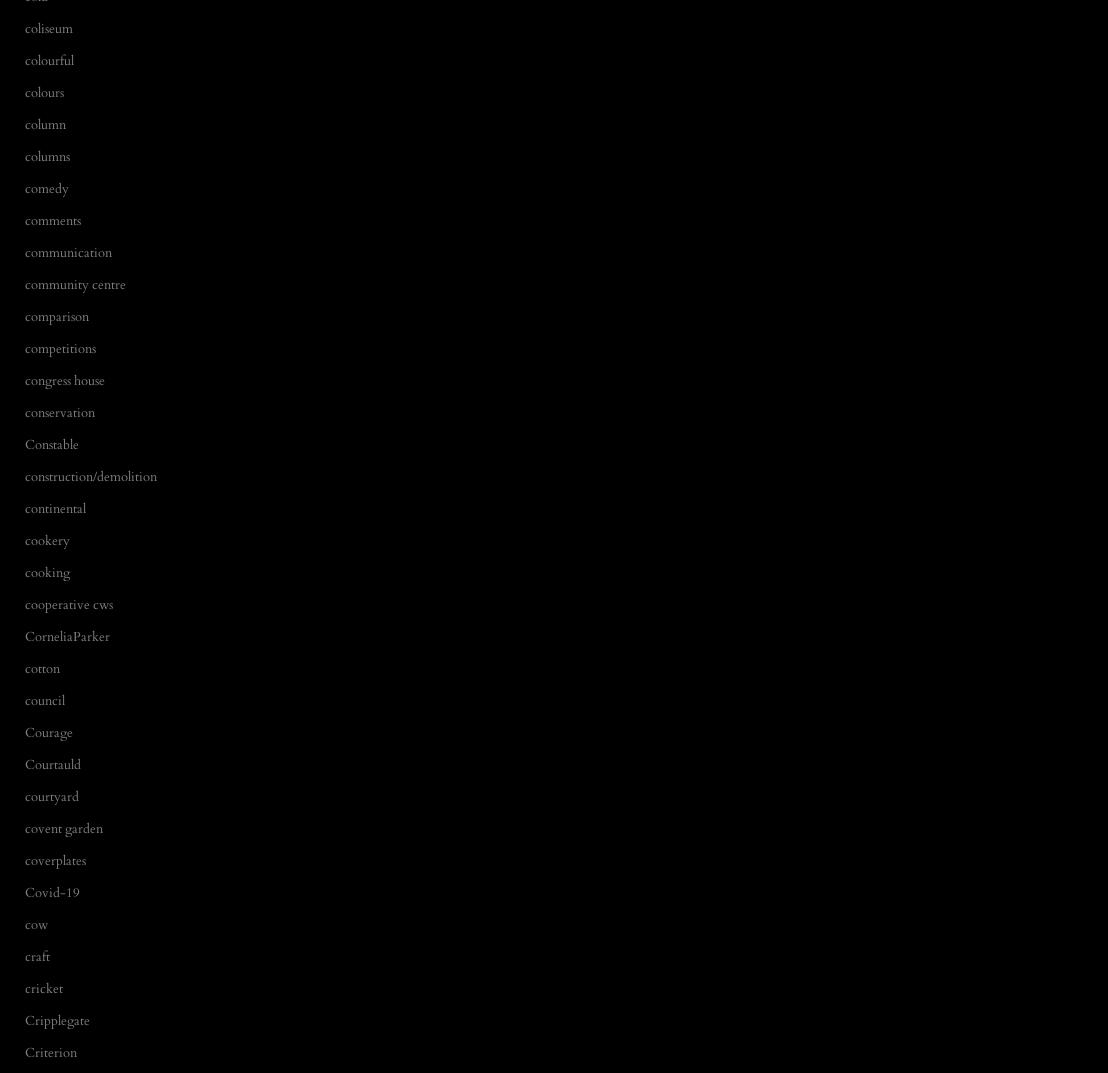 The height and width of the screenshot is (1073, 1108). What do you see at coordinates (47, 731) in the screenshot?
I see `'Courage'` at bounding box center [47, 731].